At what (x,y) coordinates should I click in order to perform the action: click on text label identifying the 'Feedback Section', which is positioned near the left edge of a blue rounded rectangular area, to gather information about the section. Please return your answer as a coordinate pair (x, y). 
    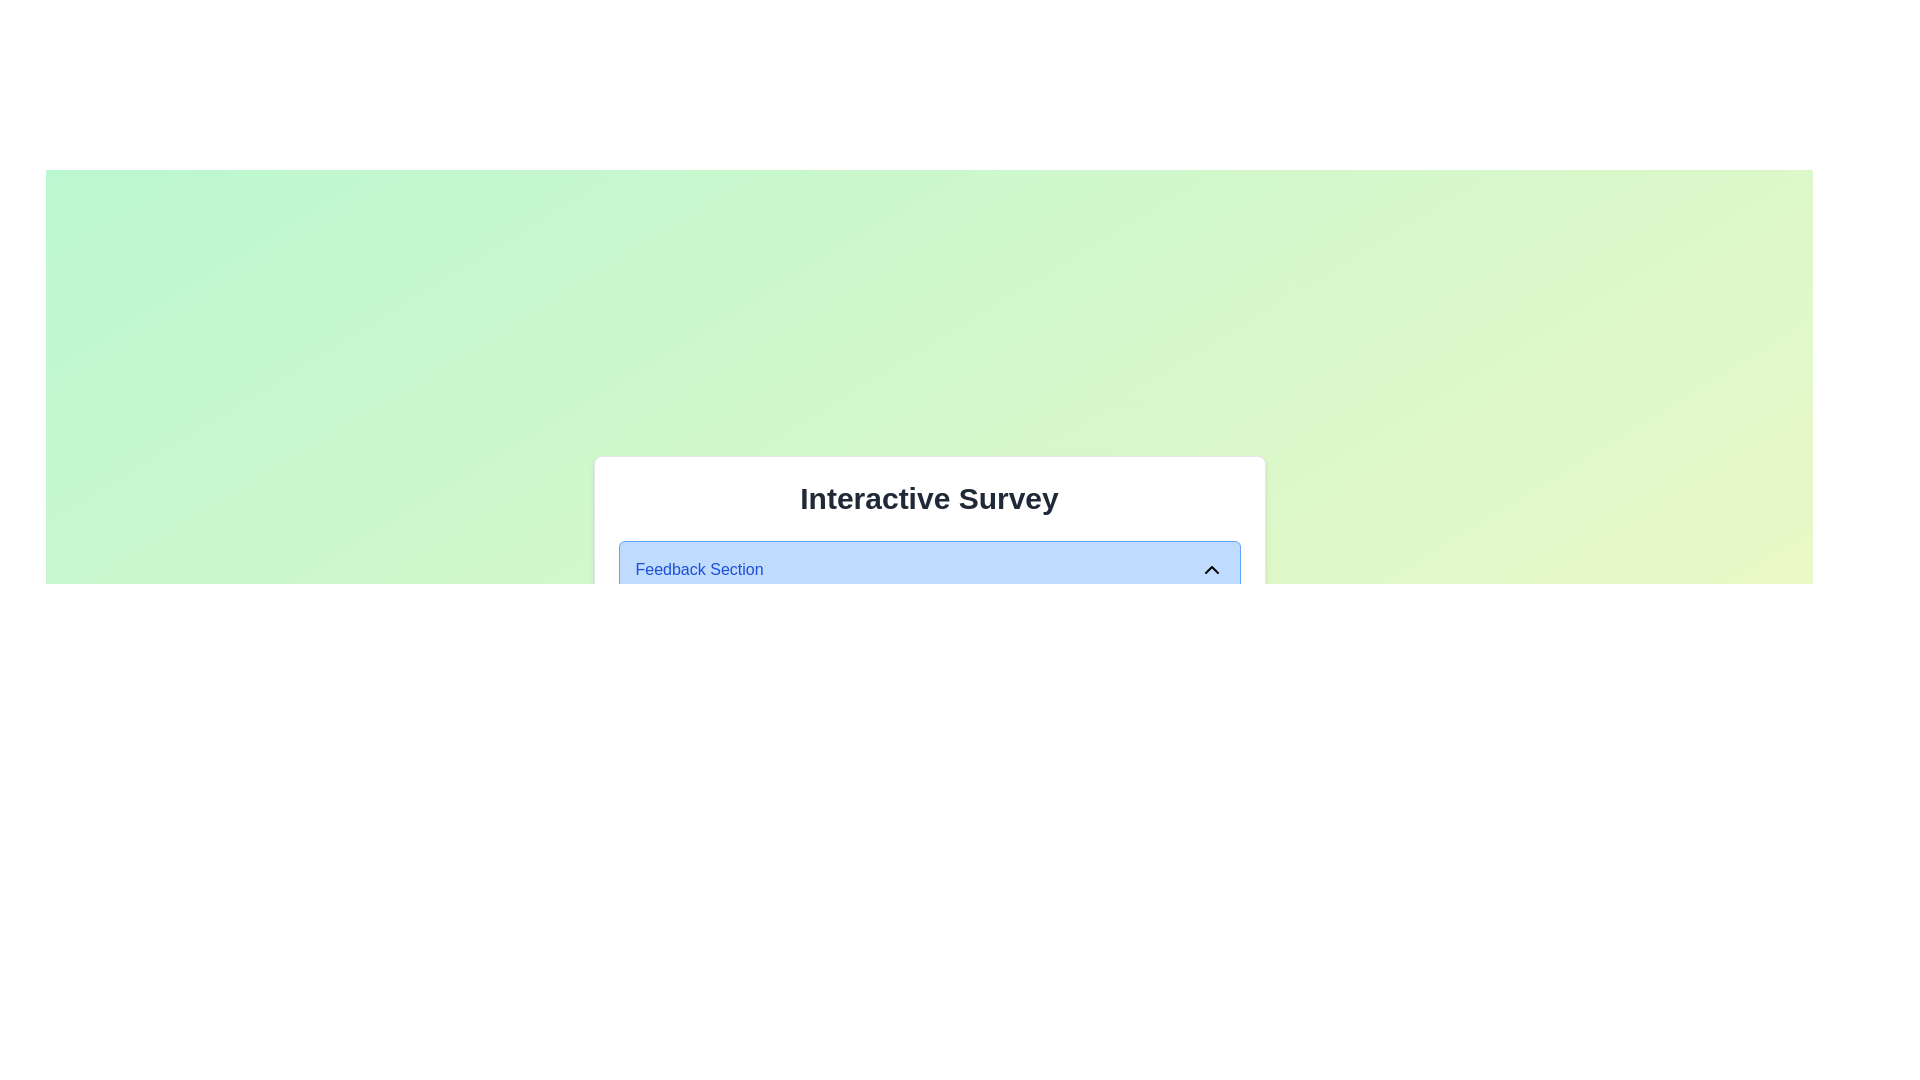
    Looking at the image, I should click on (699, 569).